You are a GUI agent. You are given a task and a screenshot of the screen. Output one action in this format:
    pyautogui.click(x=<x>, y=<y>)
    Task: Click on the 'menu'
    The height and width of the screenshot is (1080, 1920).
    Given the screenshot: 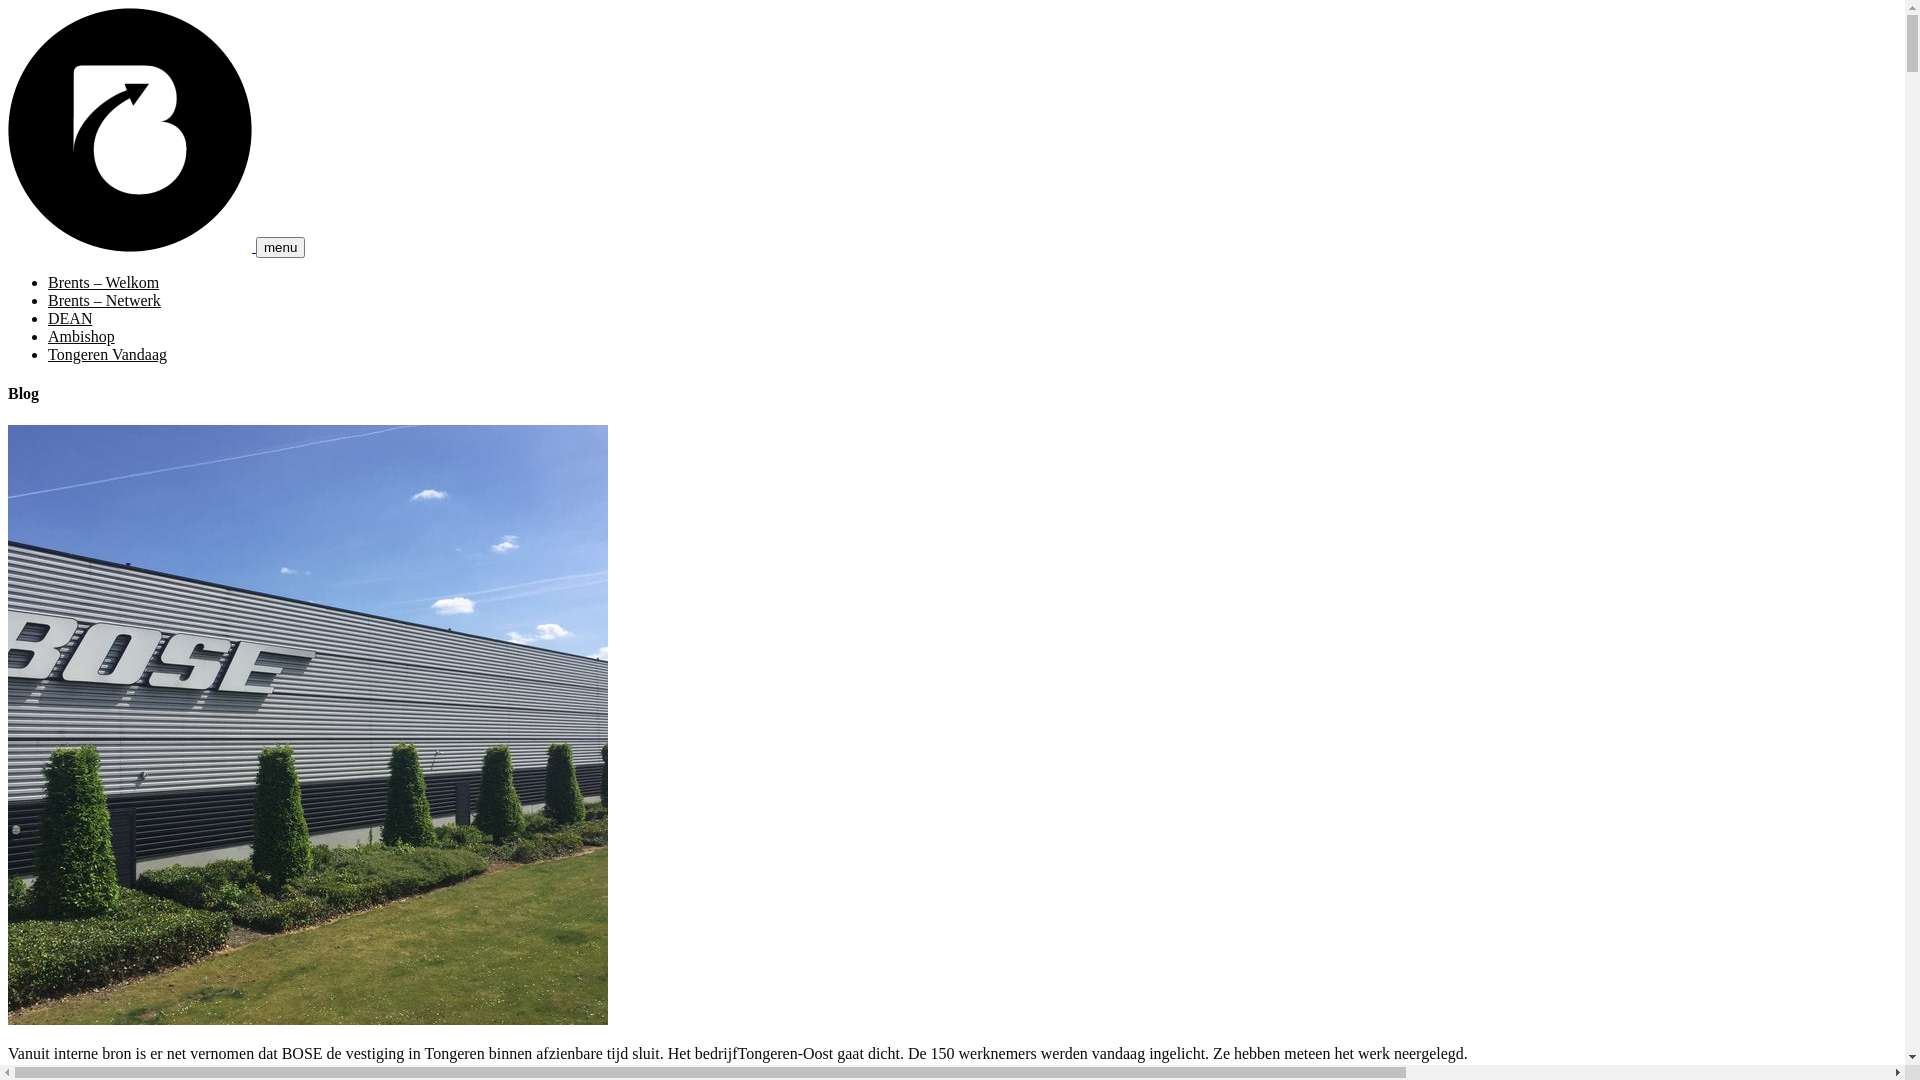 What is the action you would take?
    pyautogui.click(x=279, y=246)
    